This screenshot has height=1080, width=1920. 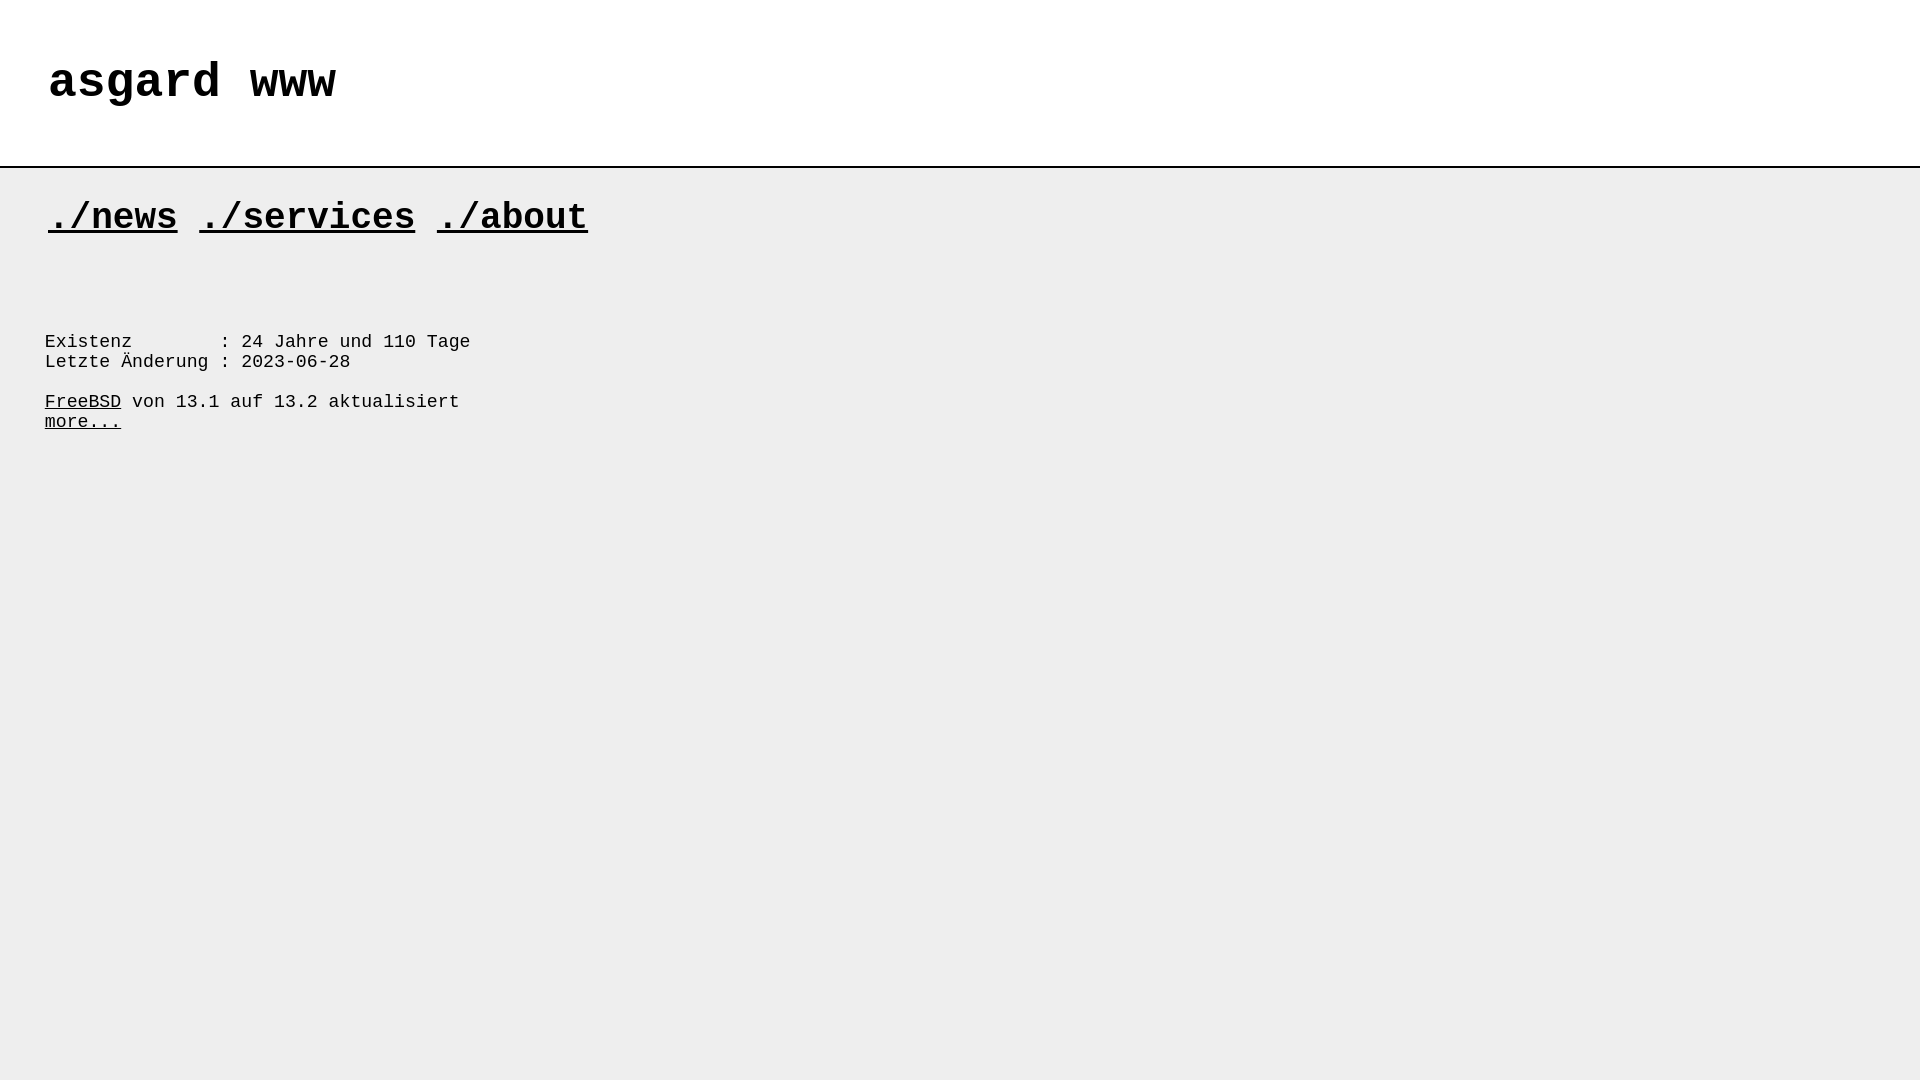 I want to click on './news', so click(x=112, y=218).